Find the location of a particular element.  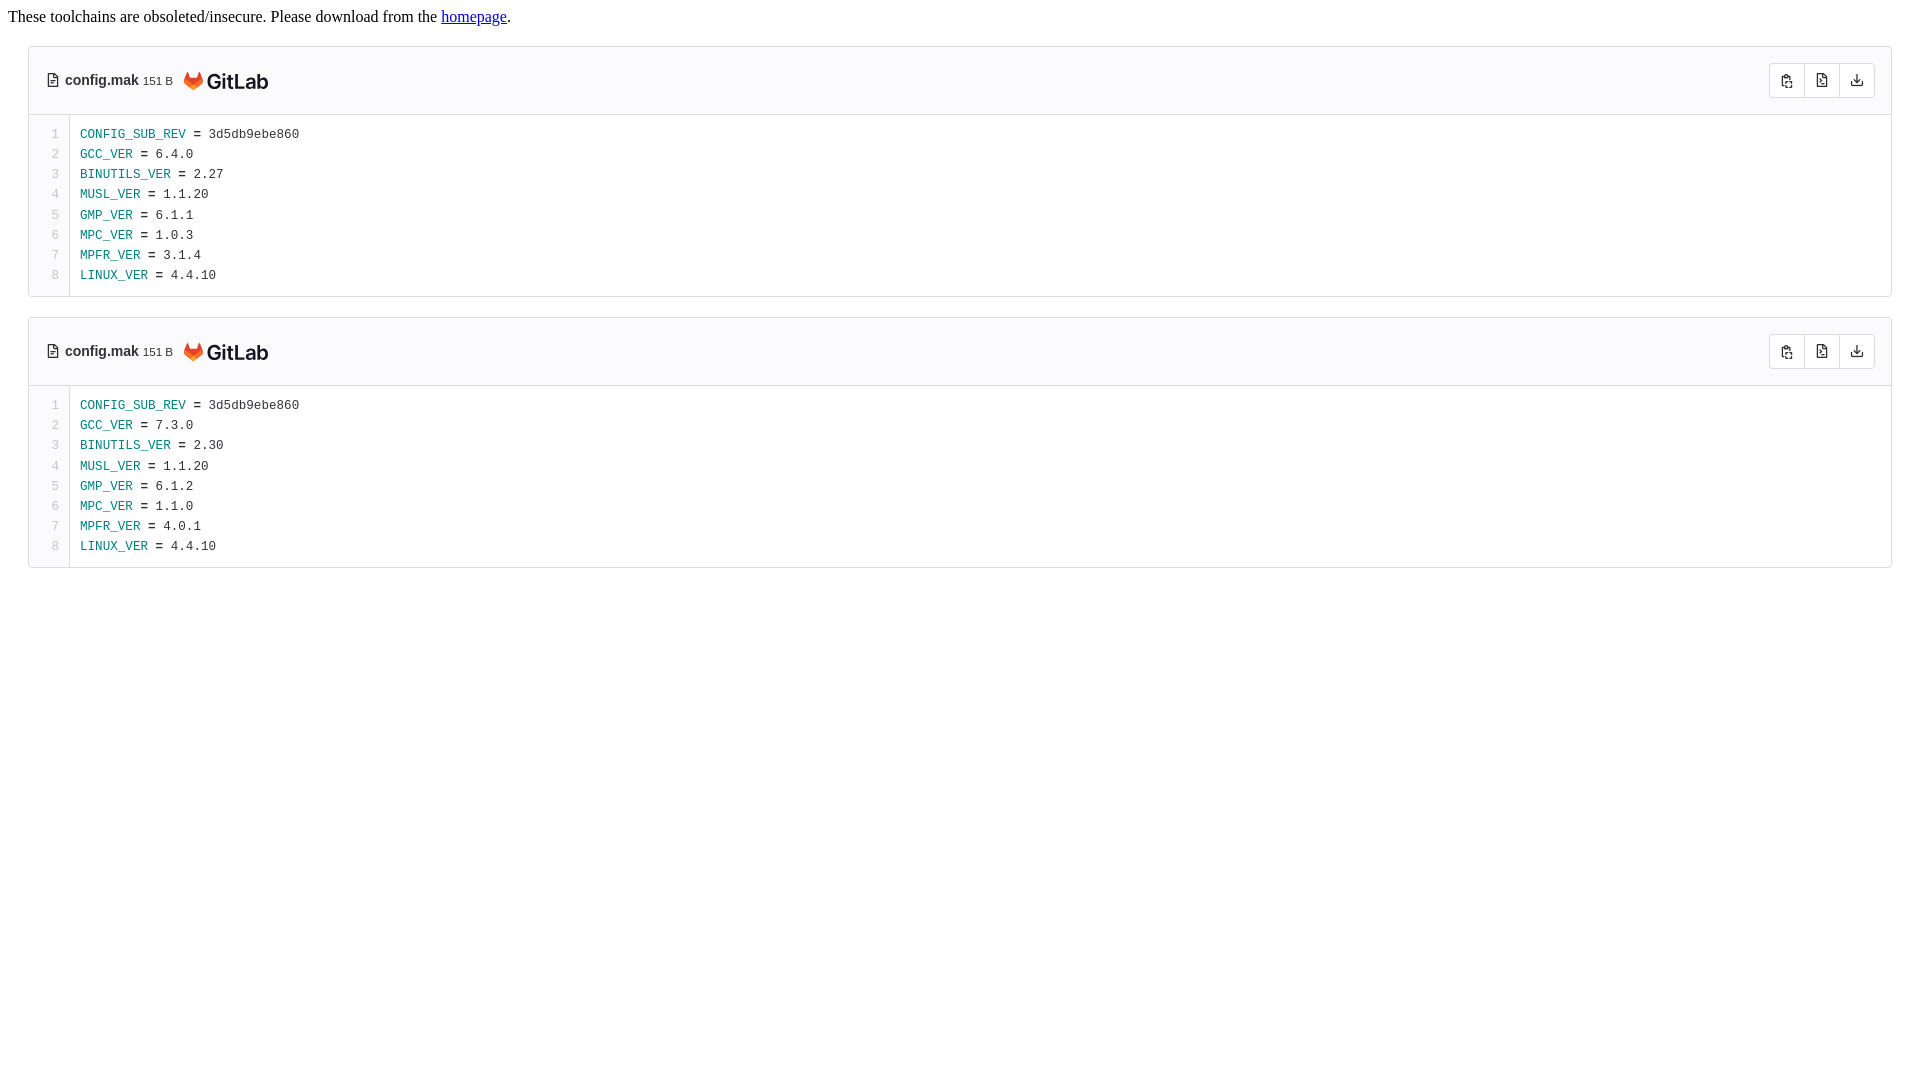

'config.mak' is located at coordinates (103, 79).